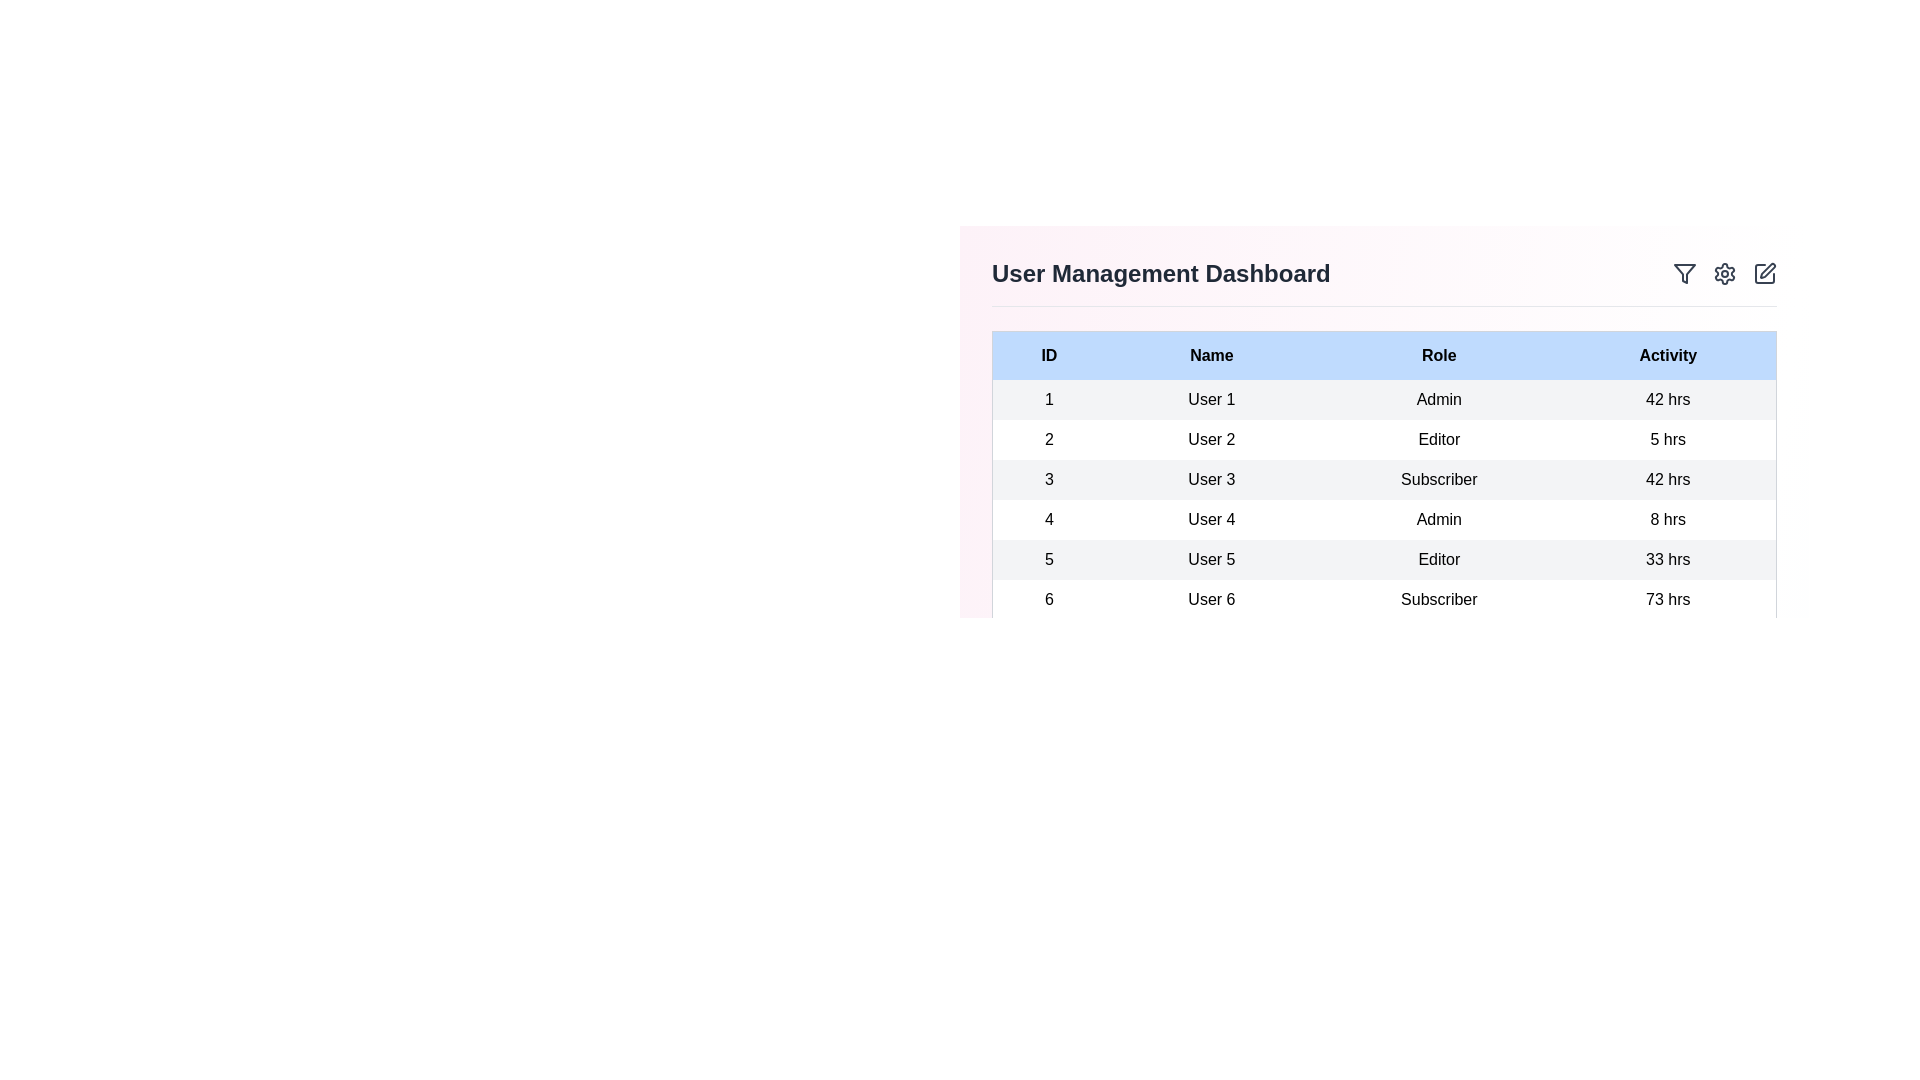 The image size is (1920, 1080). I want to click on the header ID to sort the table by that column, so click(1048, 354).